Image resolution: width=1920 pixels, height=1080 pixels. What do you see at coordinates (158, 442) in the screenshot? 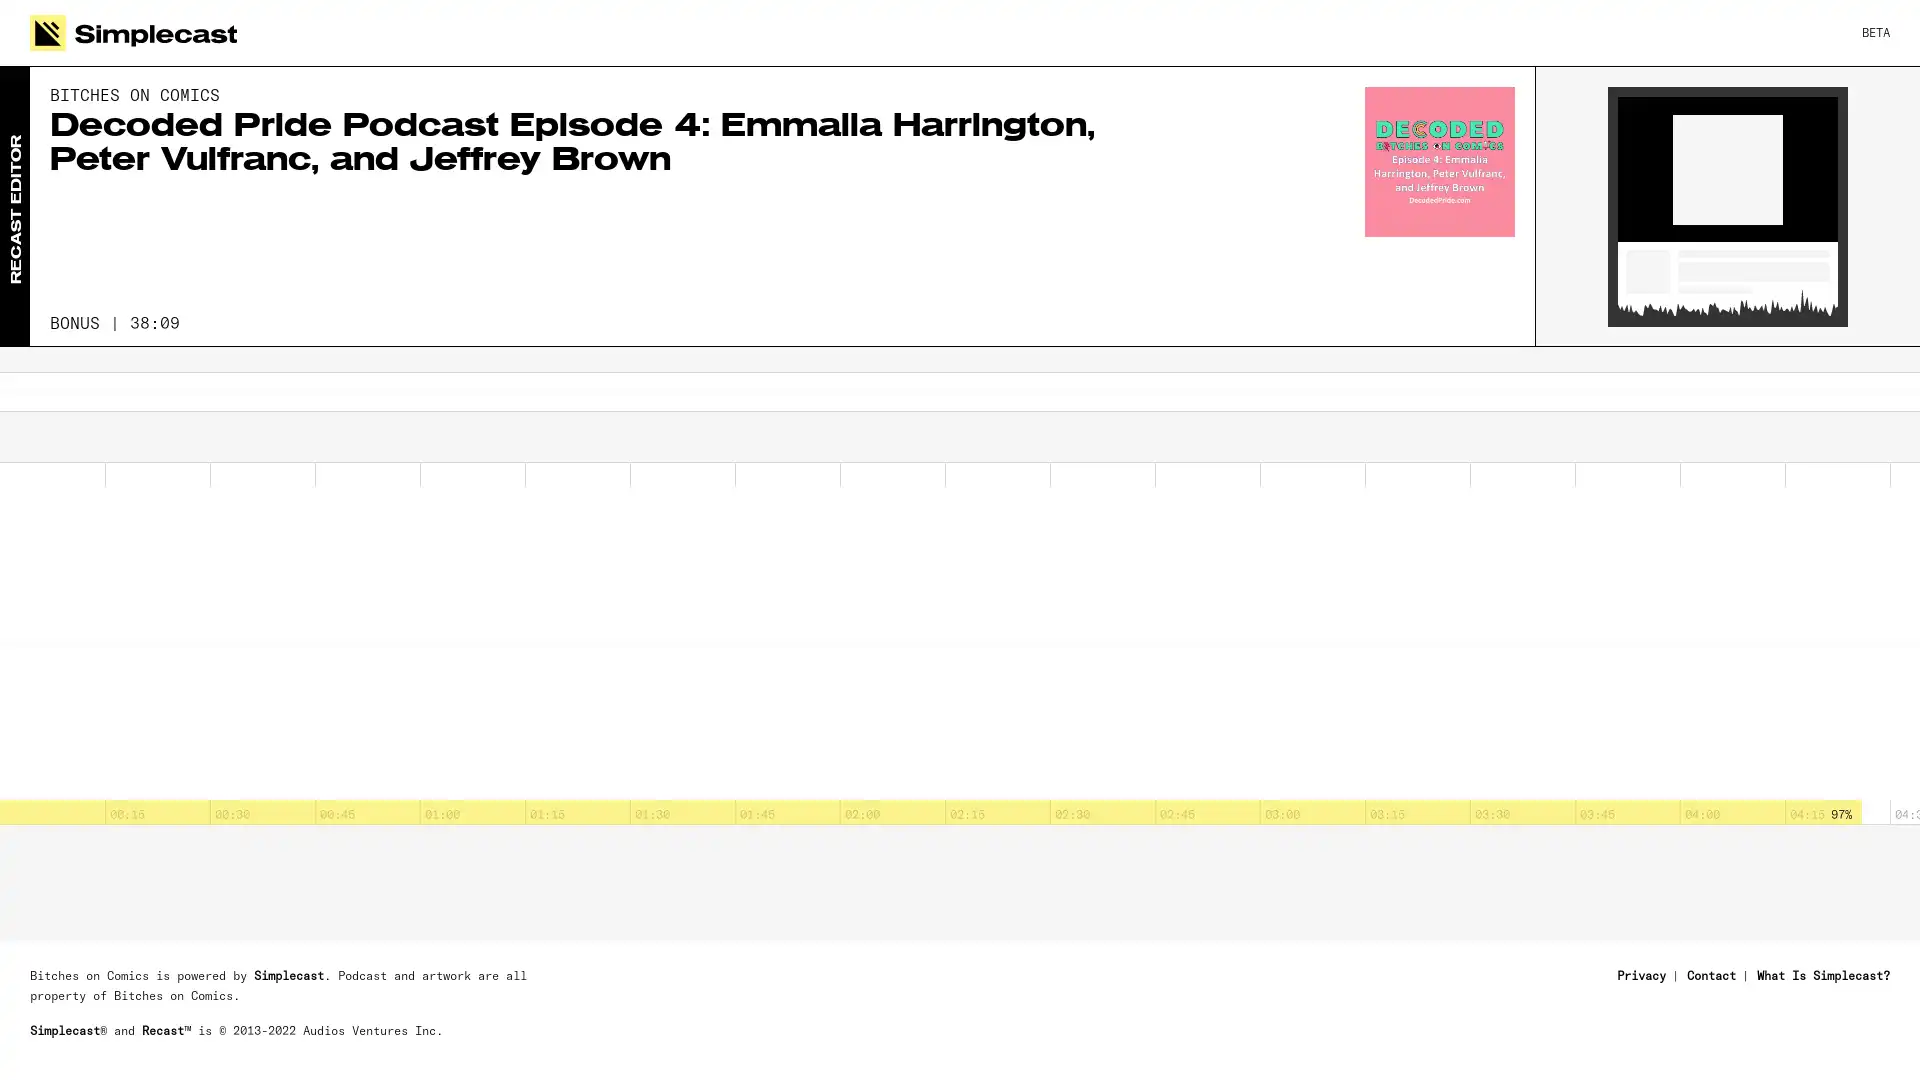
I see `90s` at bounding box center [158, 442].